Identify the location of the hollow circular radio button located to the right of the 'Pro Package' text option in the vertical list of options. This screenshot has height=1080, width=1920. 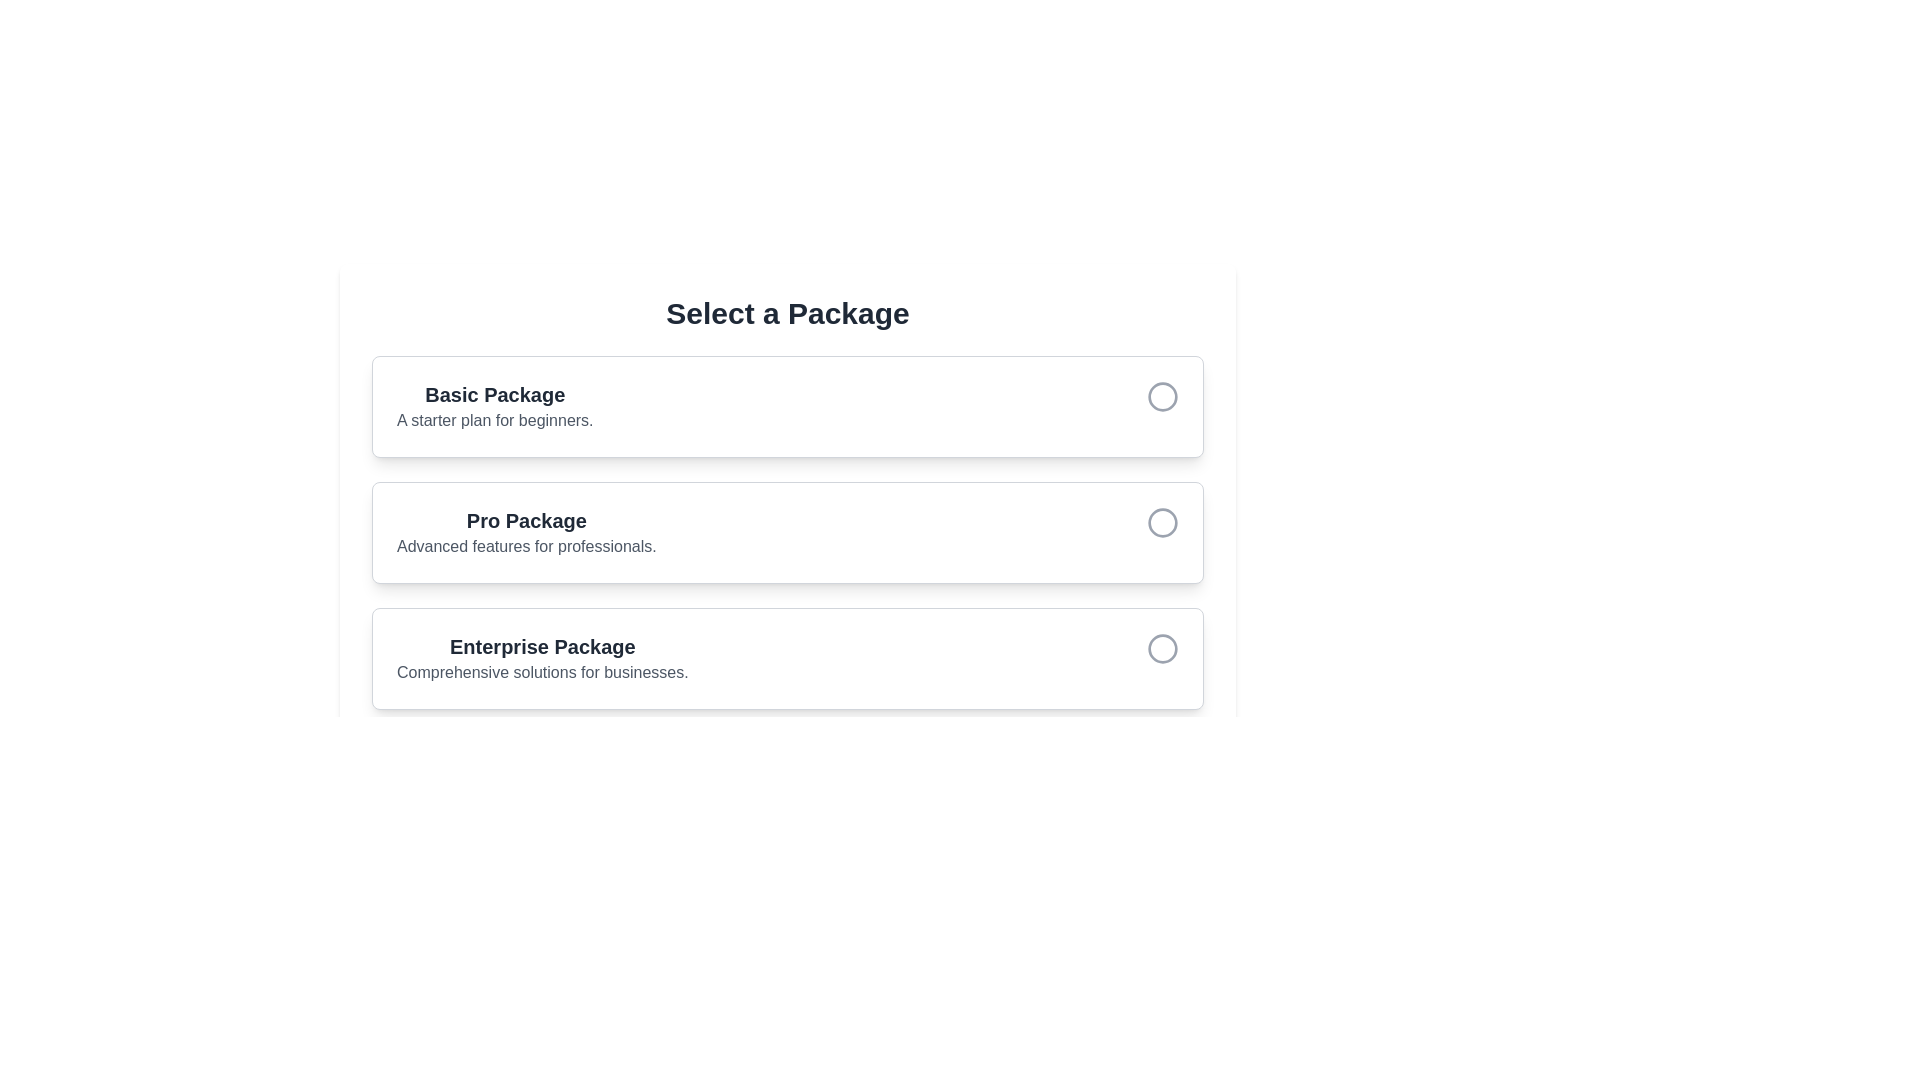
(1162, 522).